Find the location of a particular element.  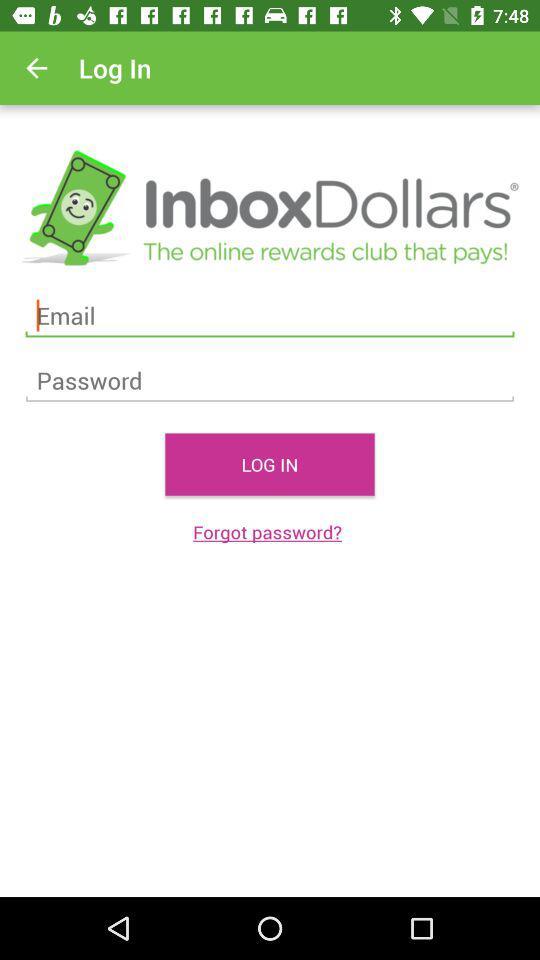

email address is located at coordinates (270, 316).